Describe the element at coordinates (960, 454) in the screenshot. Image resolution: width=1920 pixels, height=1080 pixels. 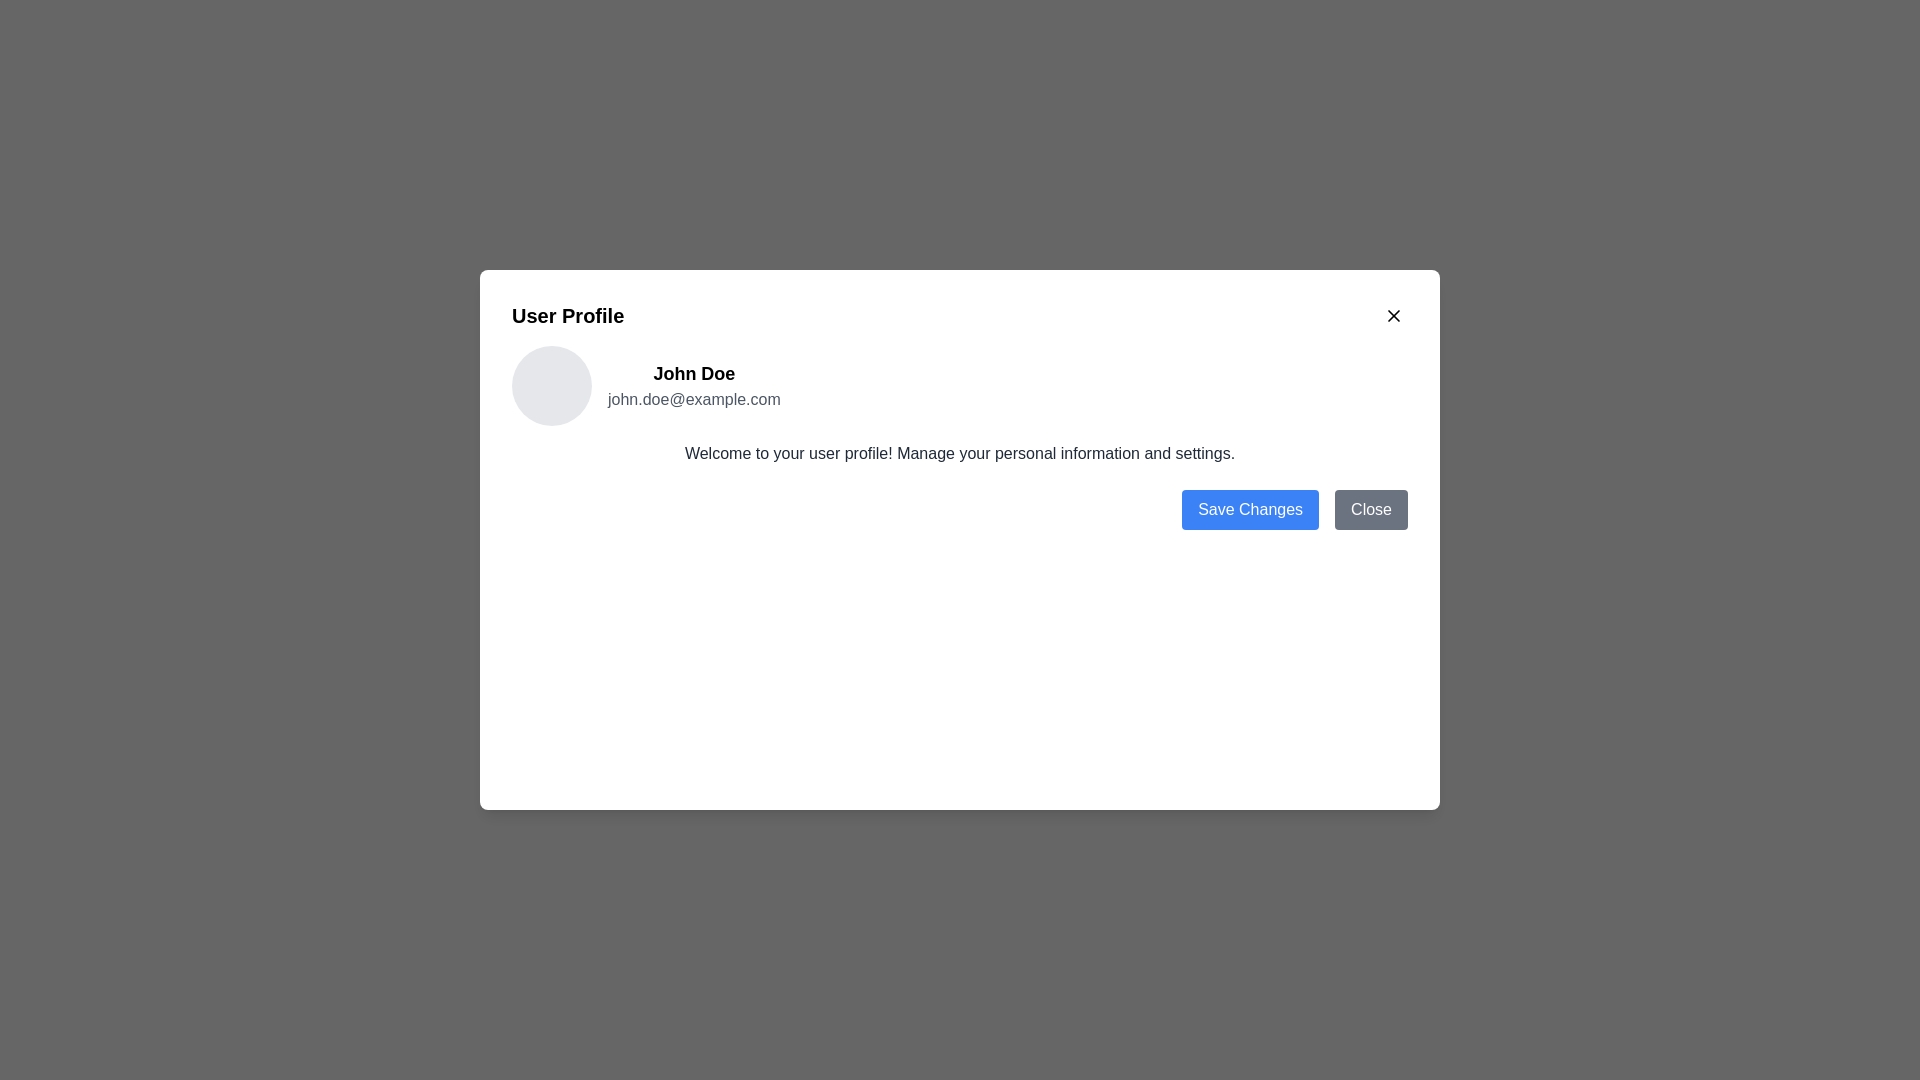
I see `the introduction text block on the profile page, which provides guidance on managing personal information and settings` at that location.